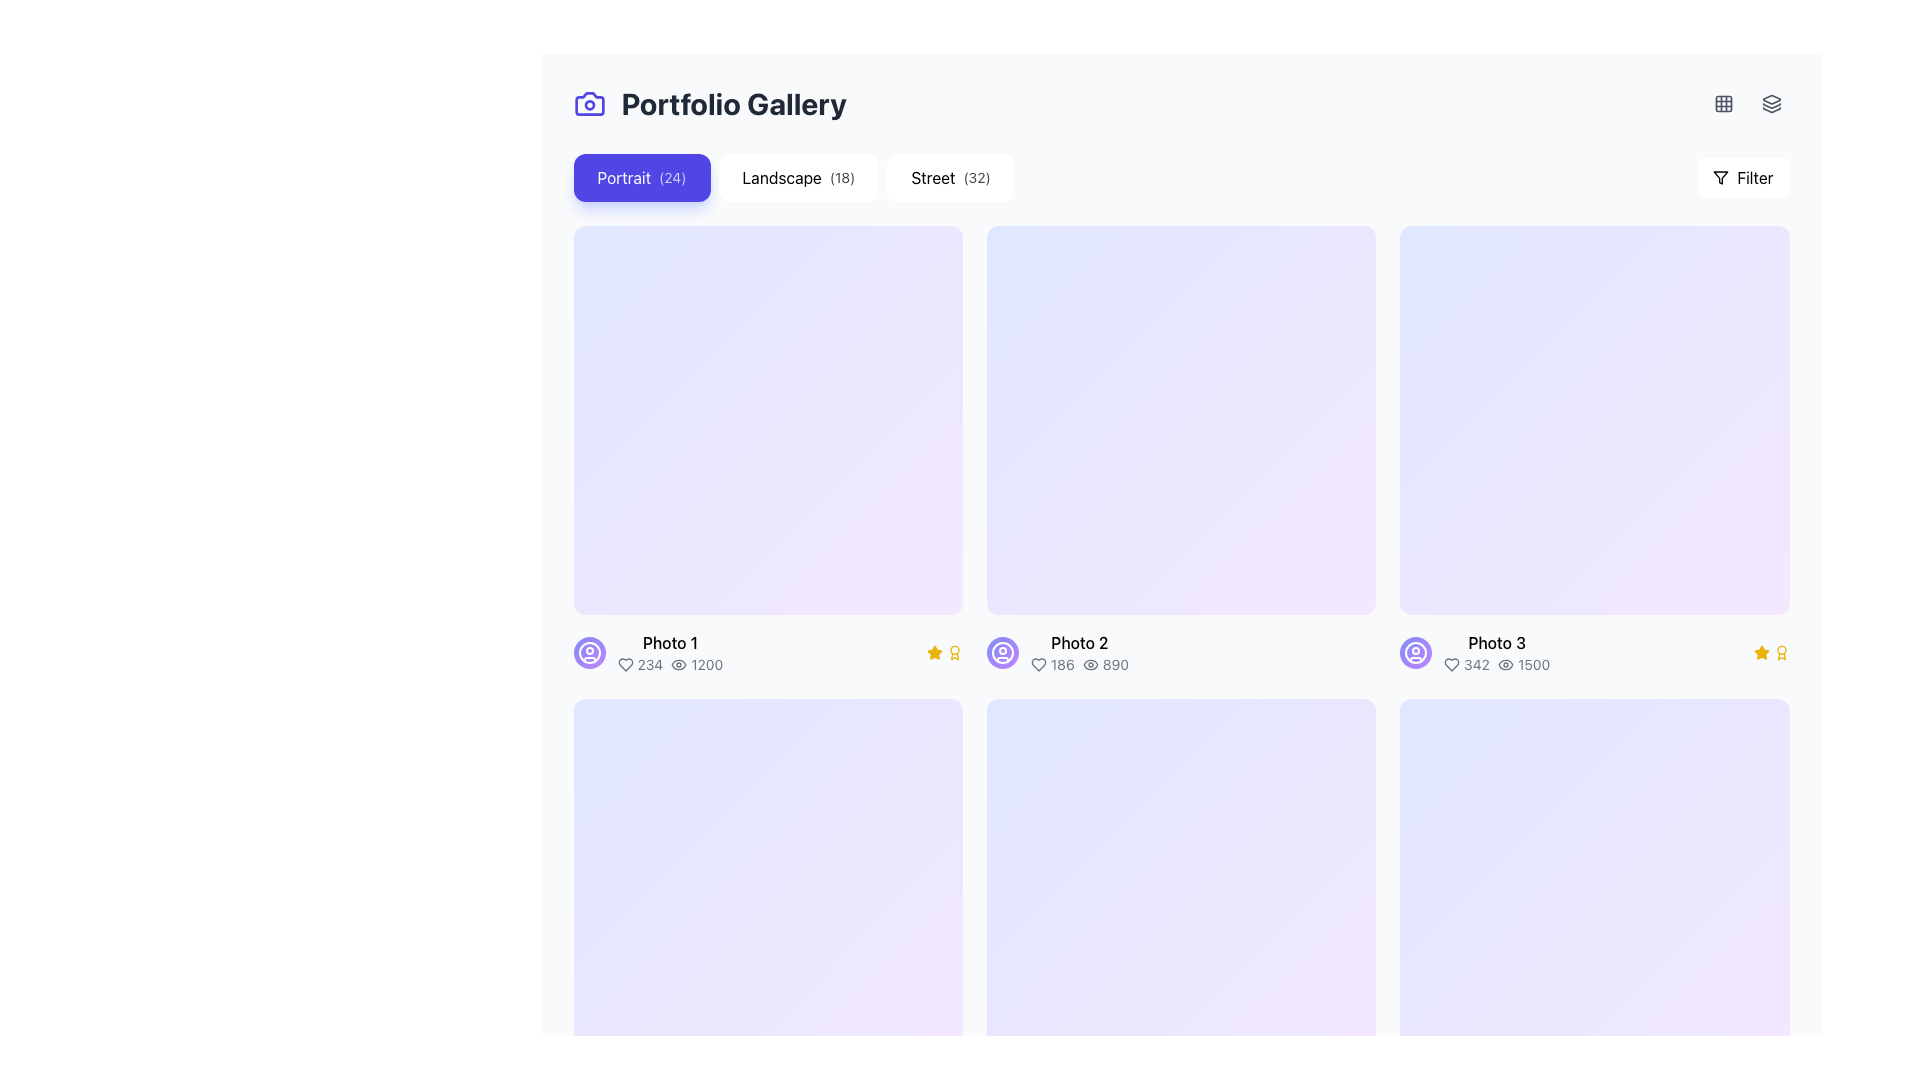 The height and width of the screenshot is (1080, 1920). Describe the element at coordinates (1415, 653) in the screenshot. I see `the circular Icon component with a gradient background and a white user icon, located in the bottom row of the gallery view preceding the text 'Photo 3'` at that location.